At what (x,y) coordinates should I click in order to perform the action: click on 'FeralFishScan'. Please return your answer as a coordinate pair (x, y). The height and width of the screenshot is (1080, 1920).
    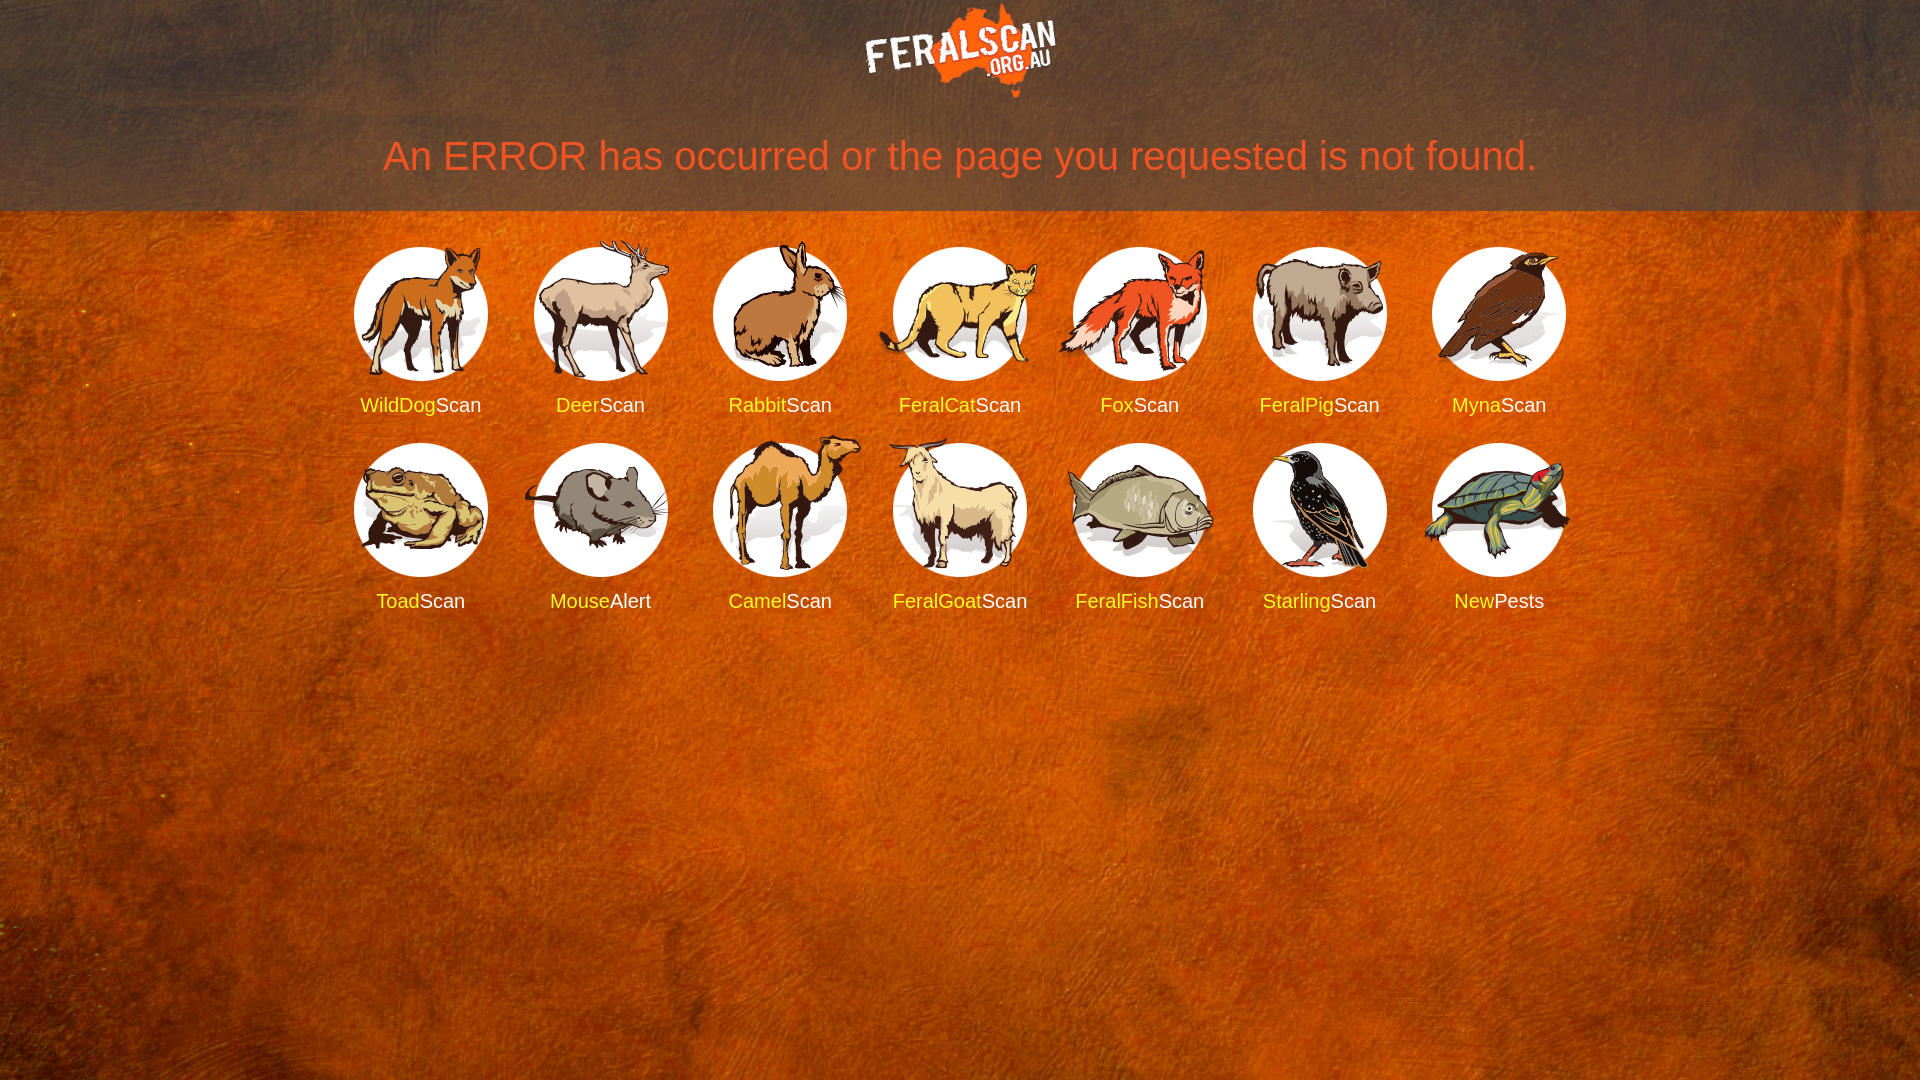
    Looking at the image, I should click on (1140, 527).